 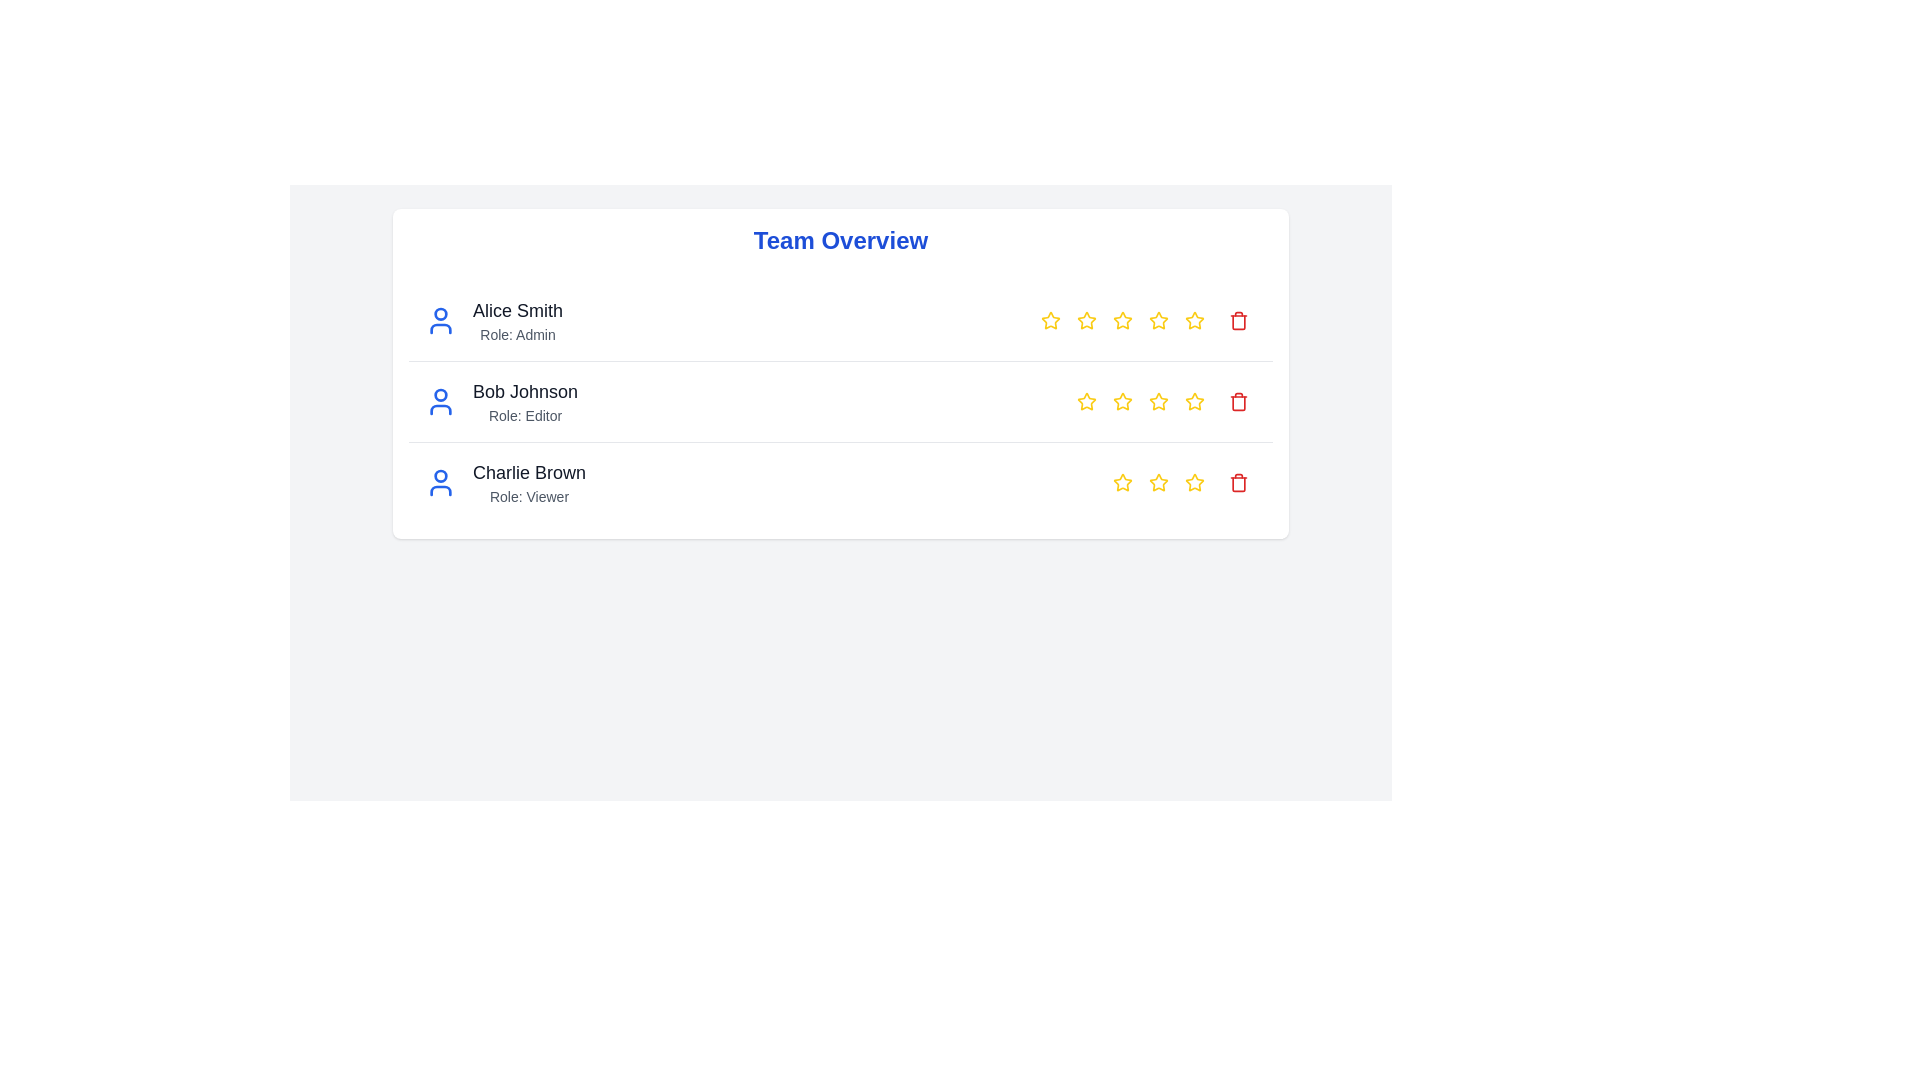 What do you see at coordinates (1050, 319) in the screenshot?
I see `the yellow star icon with a white interior in the Team Overview section` at bounding box center [1050, 319].